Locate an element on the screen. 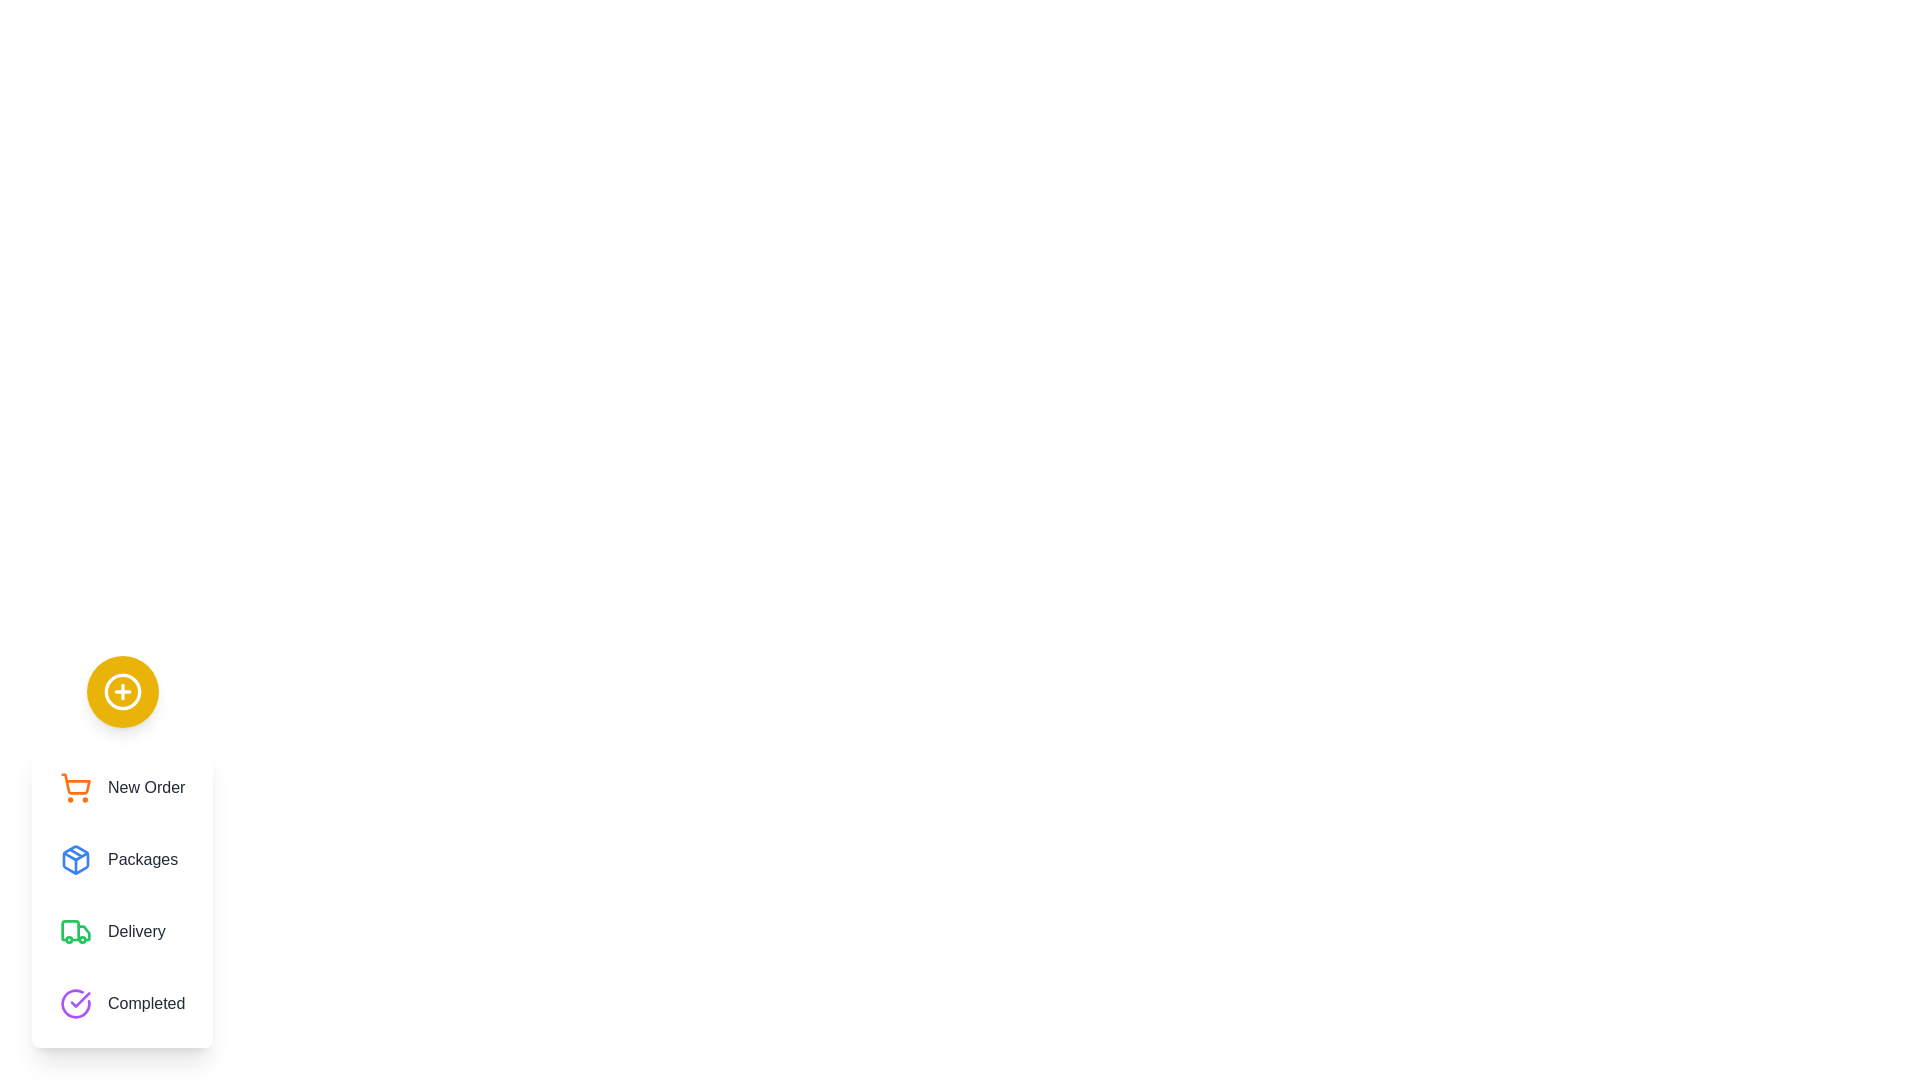 This screenshot has width=1920, height=1080. the menu option Packages from the speed dial menu is located at coordinates (121, 859).